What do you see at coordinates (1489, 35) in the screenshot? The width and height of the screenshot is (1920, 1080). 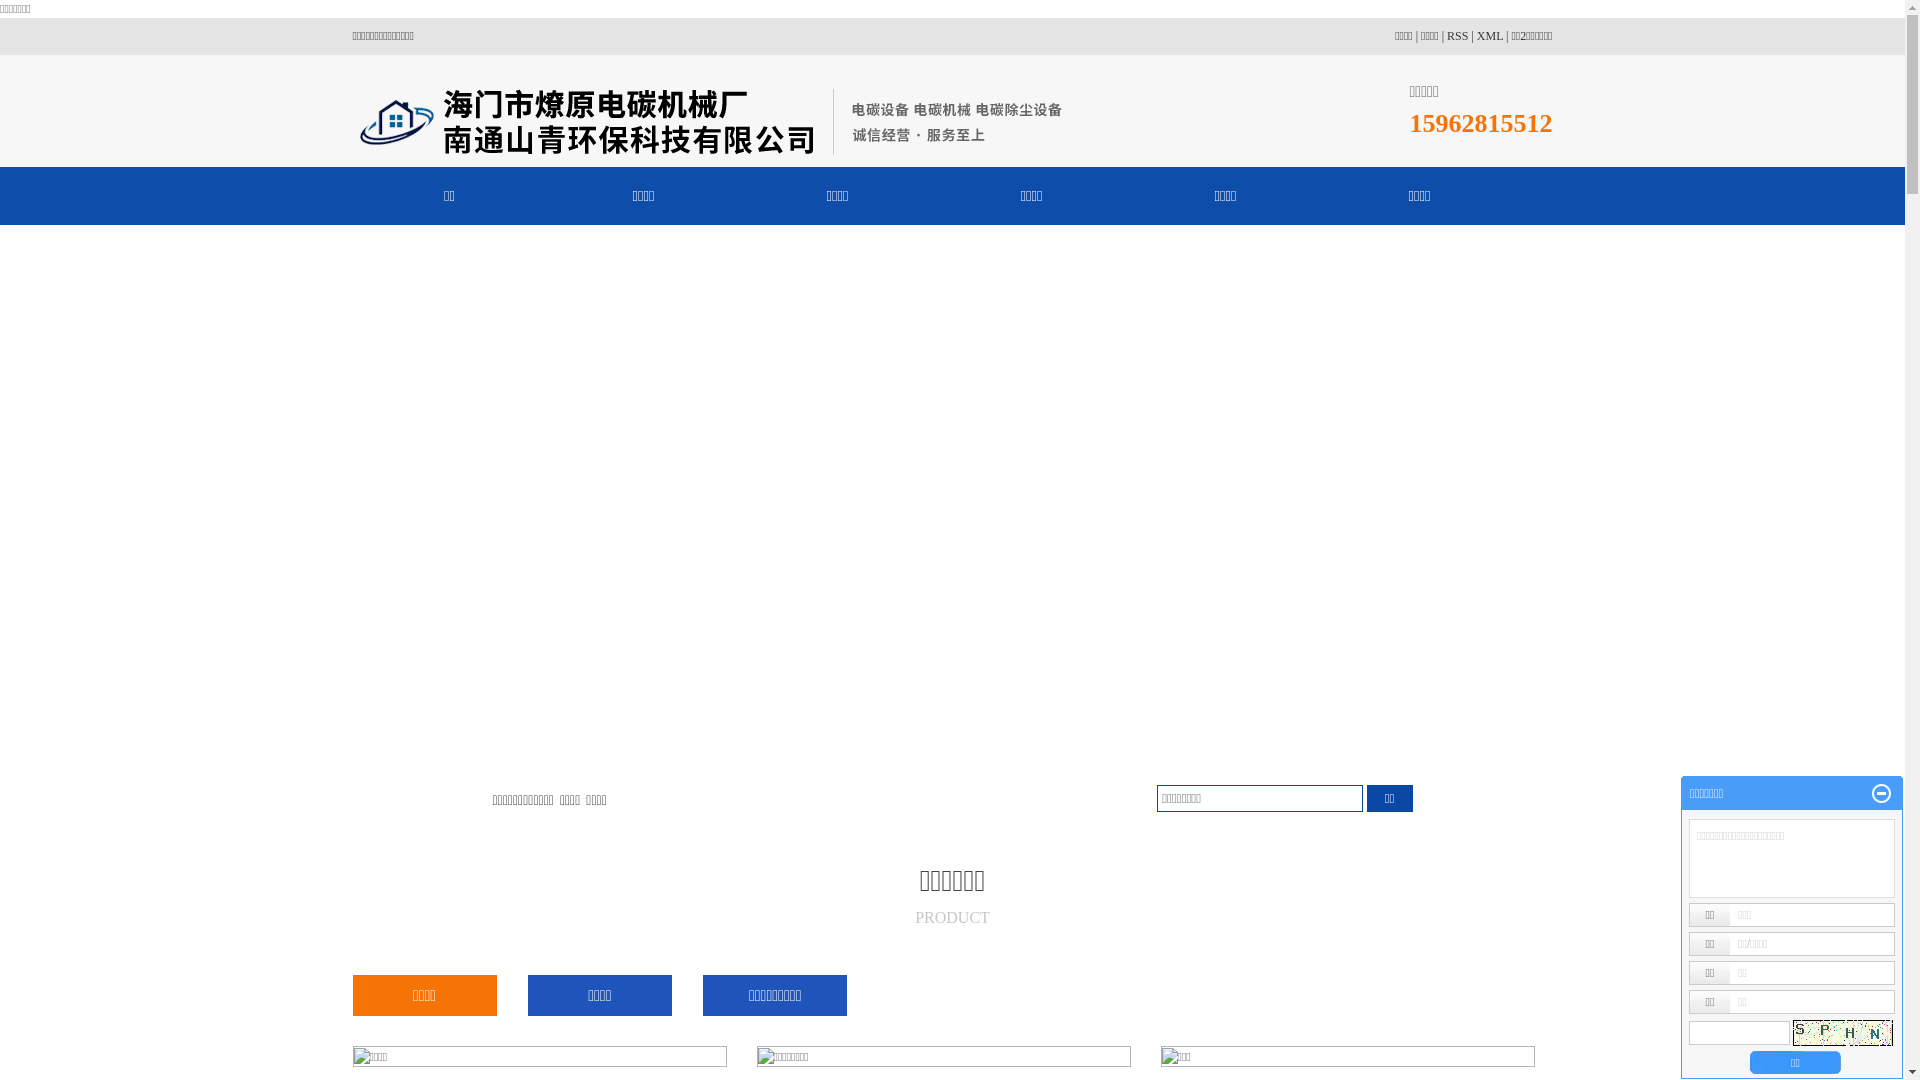 I see `'XML'` at bounding box center [1489, 35].